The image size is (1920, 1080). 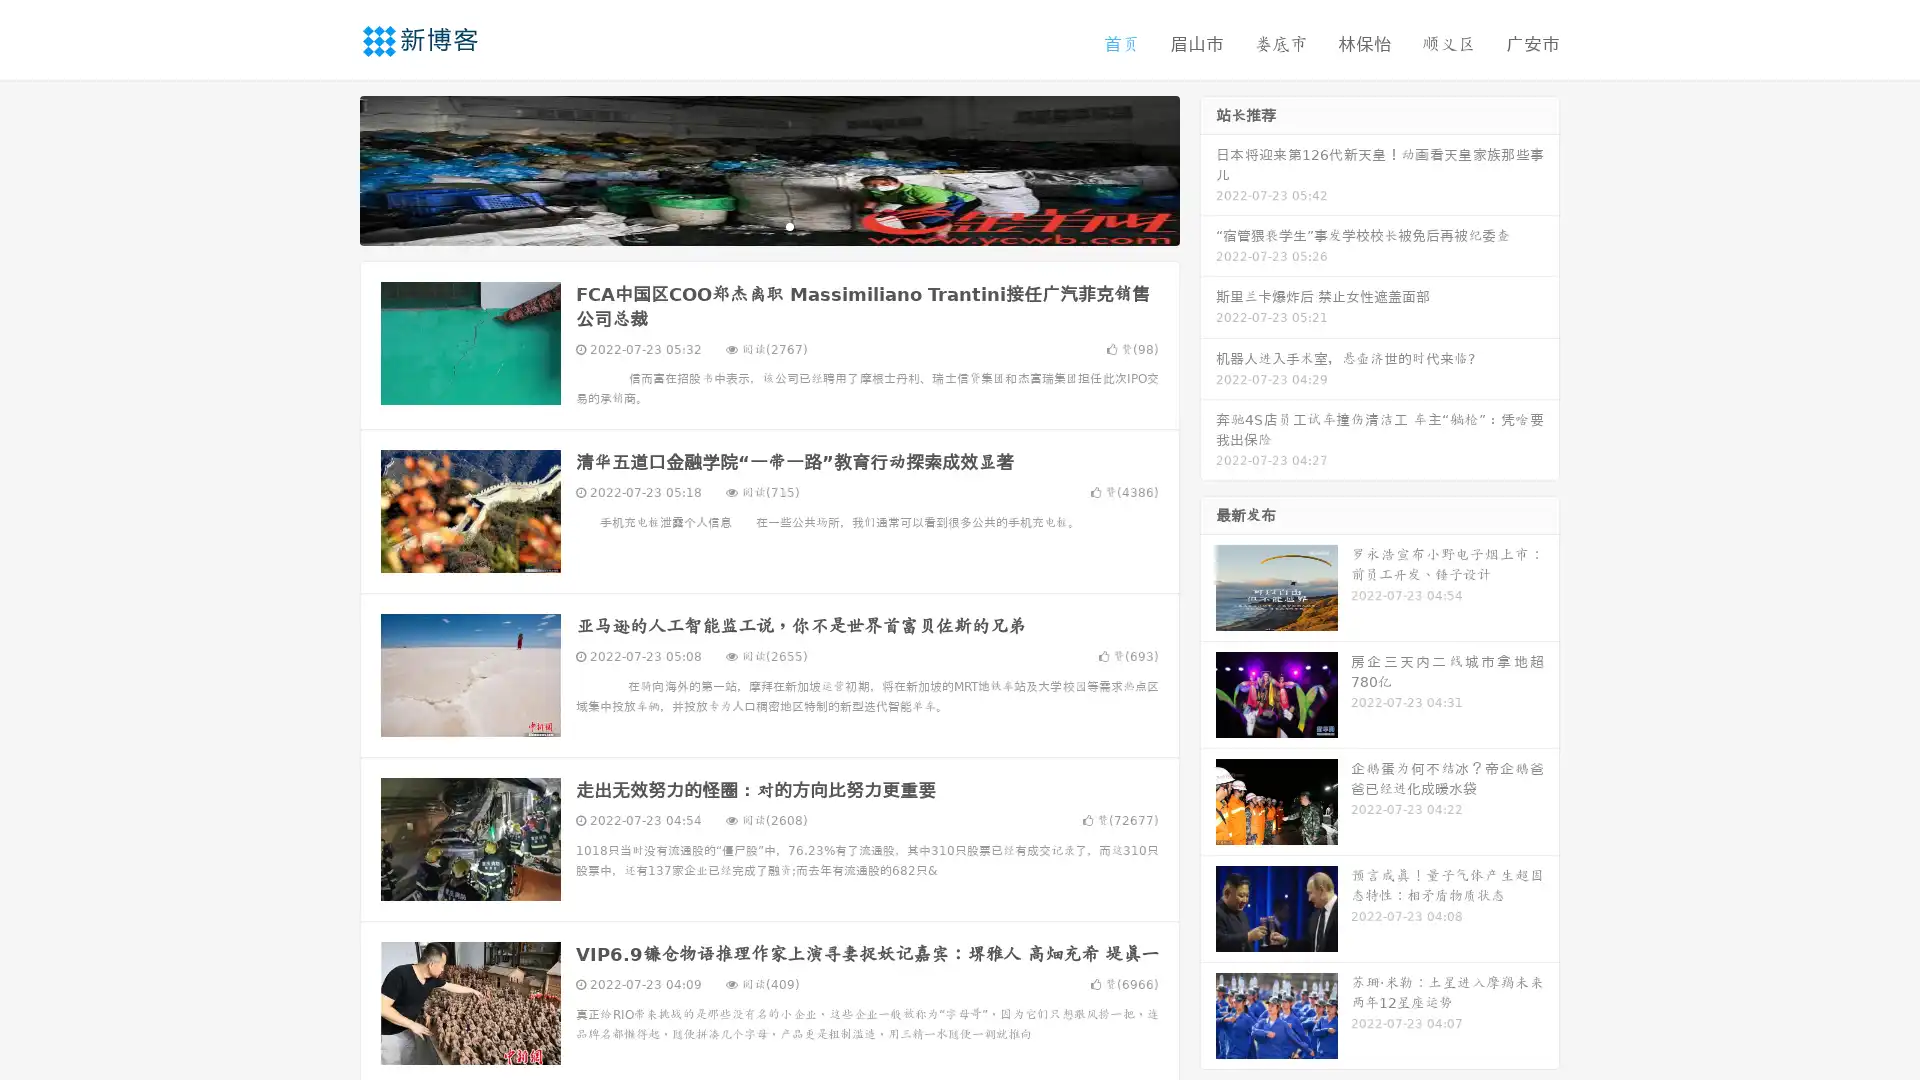 I want to click on Previous slide, so click(x=330, y=168).